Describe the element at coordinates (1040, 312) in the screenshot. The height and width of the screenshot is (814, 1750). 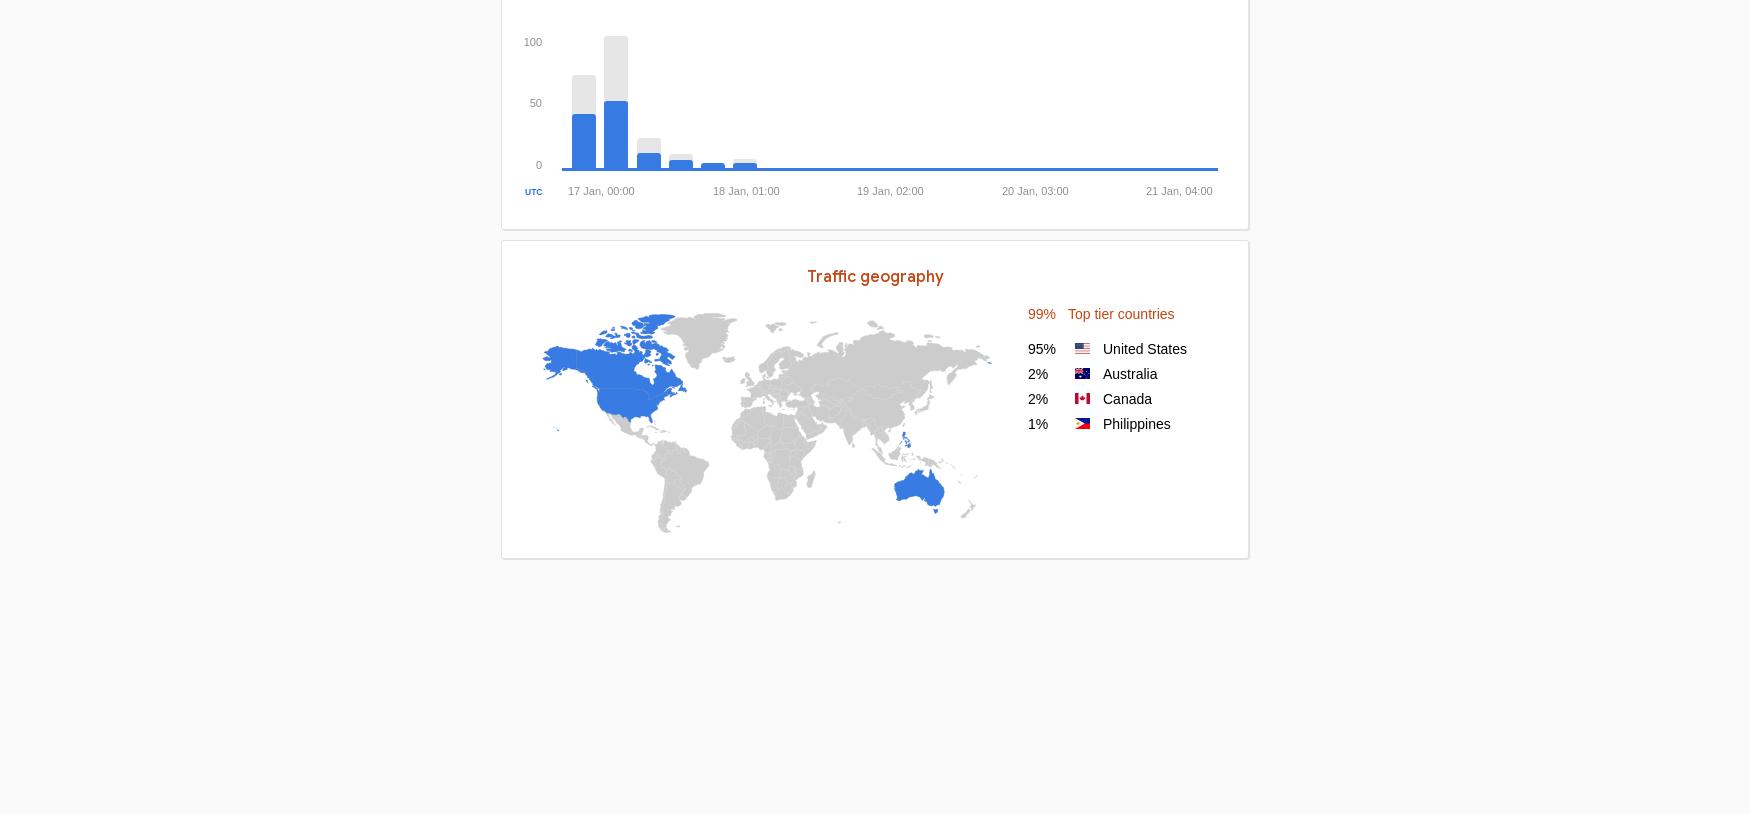
I see `'99%'` at that location.